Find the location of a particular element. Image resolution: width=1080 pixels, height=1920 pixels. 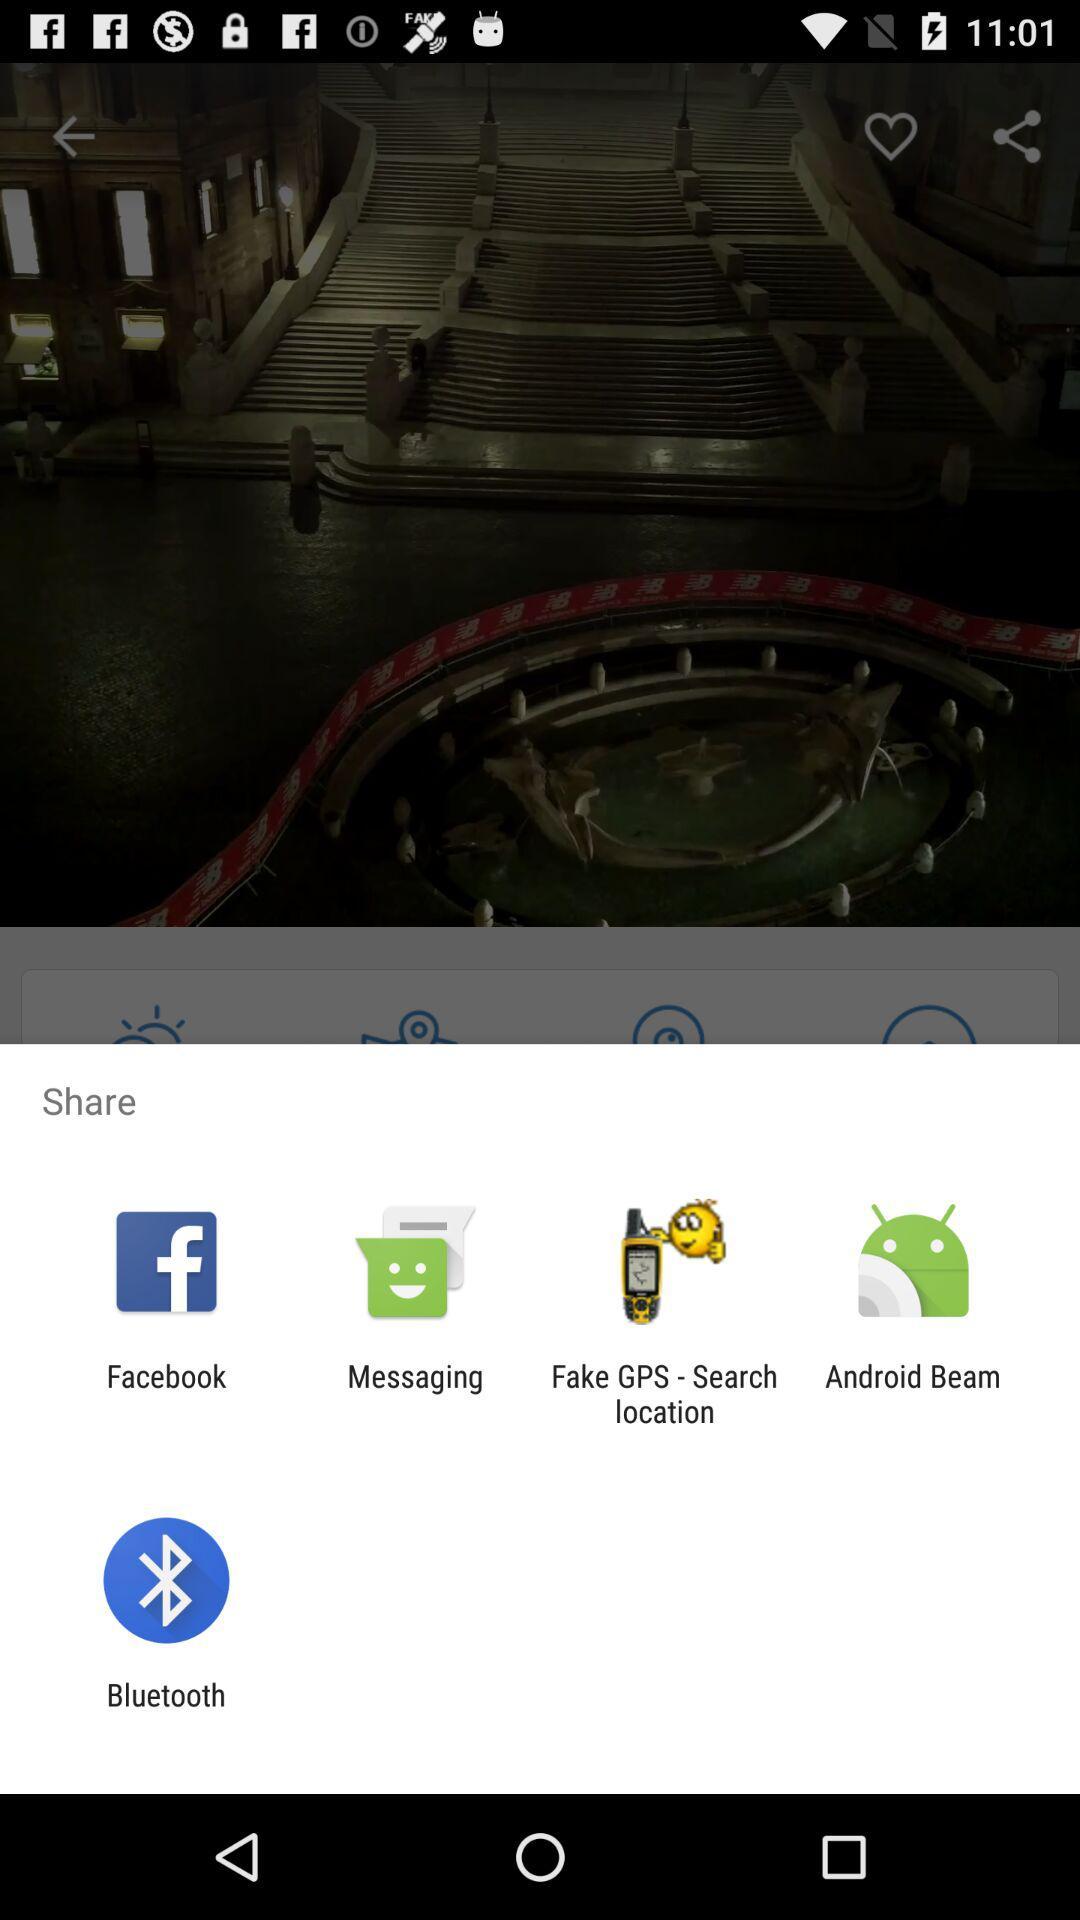

item to the left of android beam is located at coordinates (664, 1392).